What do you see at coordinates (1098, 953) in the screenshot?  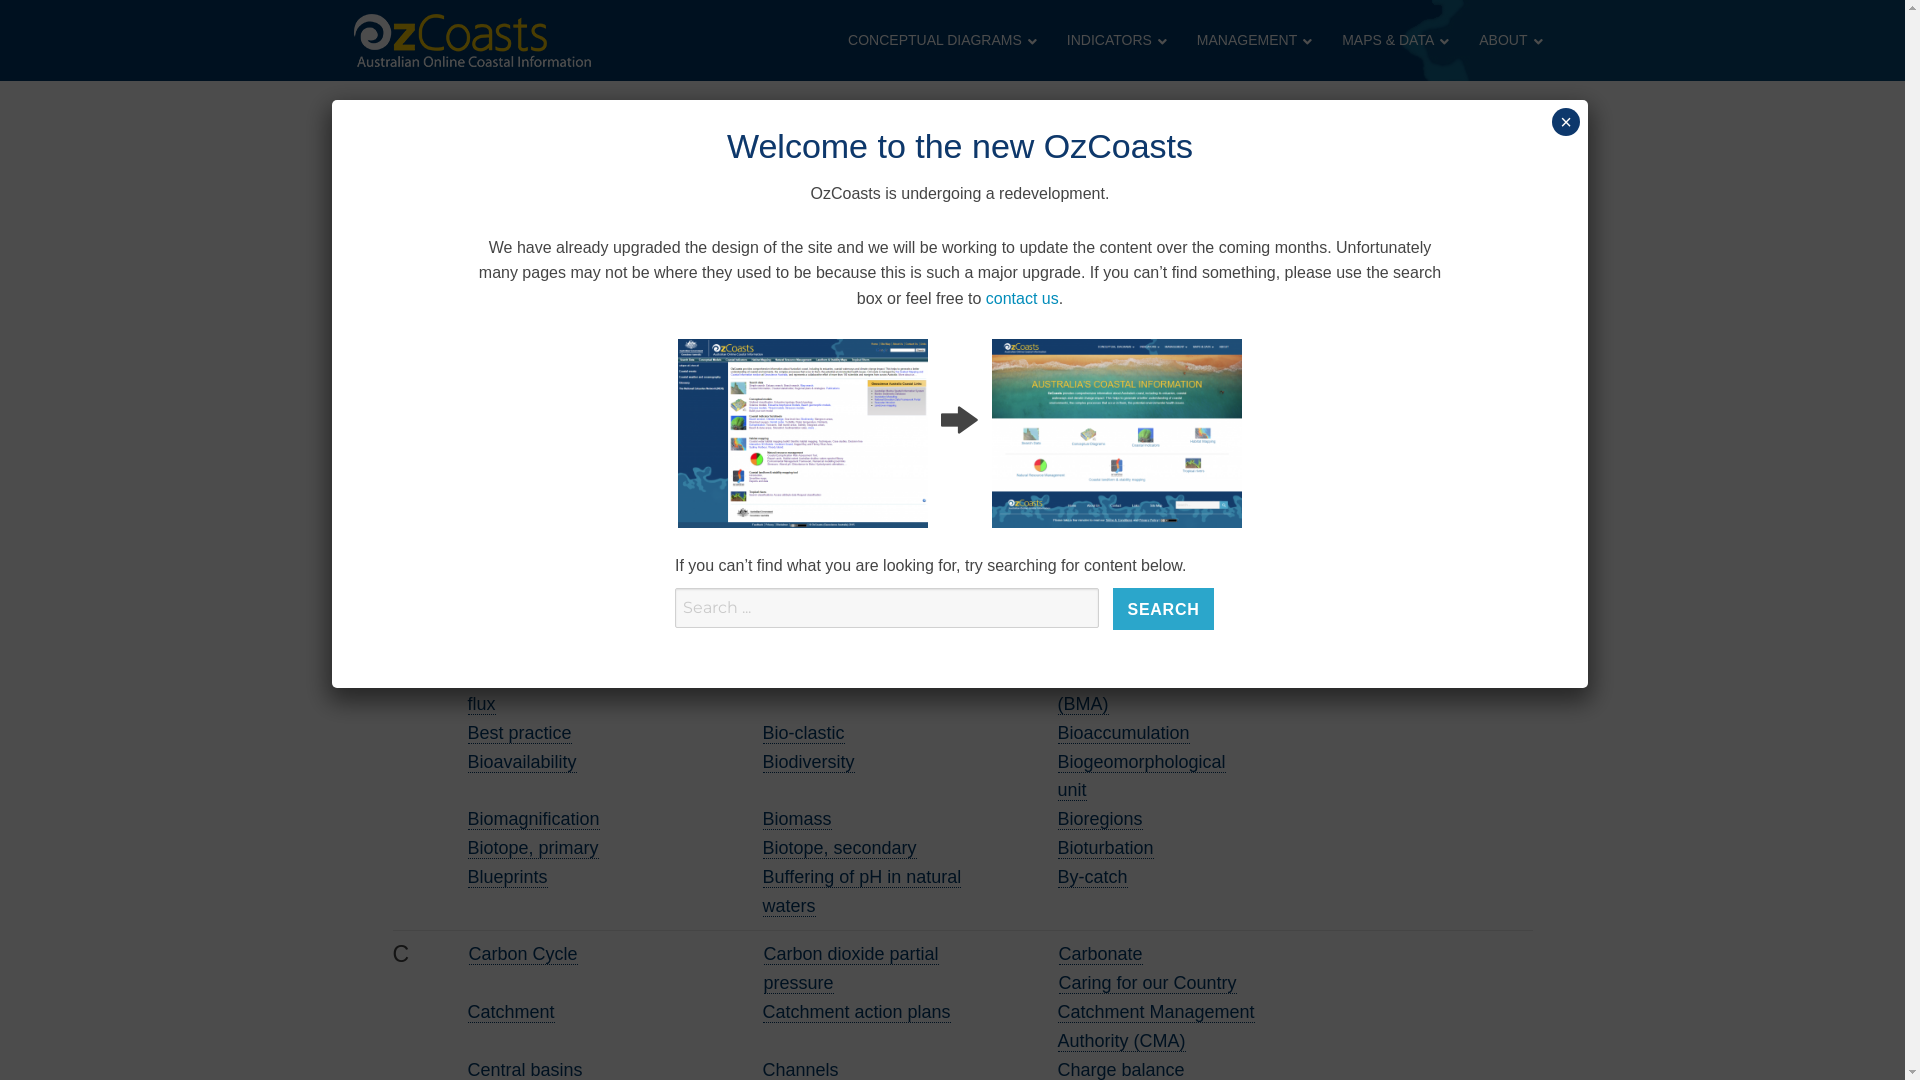 I see `'Carbonate'` at bounding box center [1098, 953].